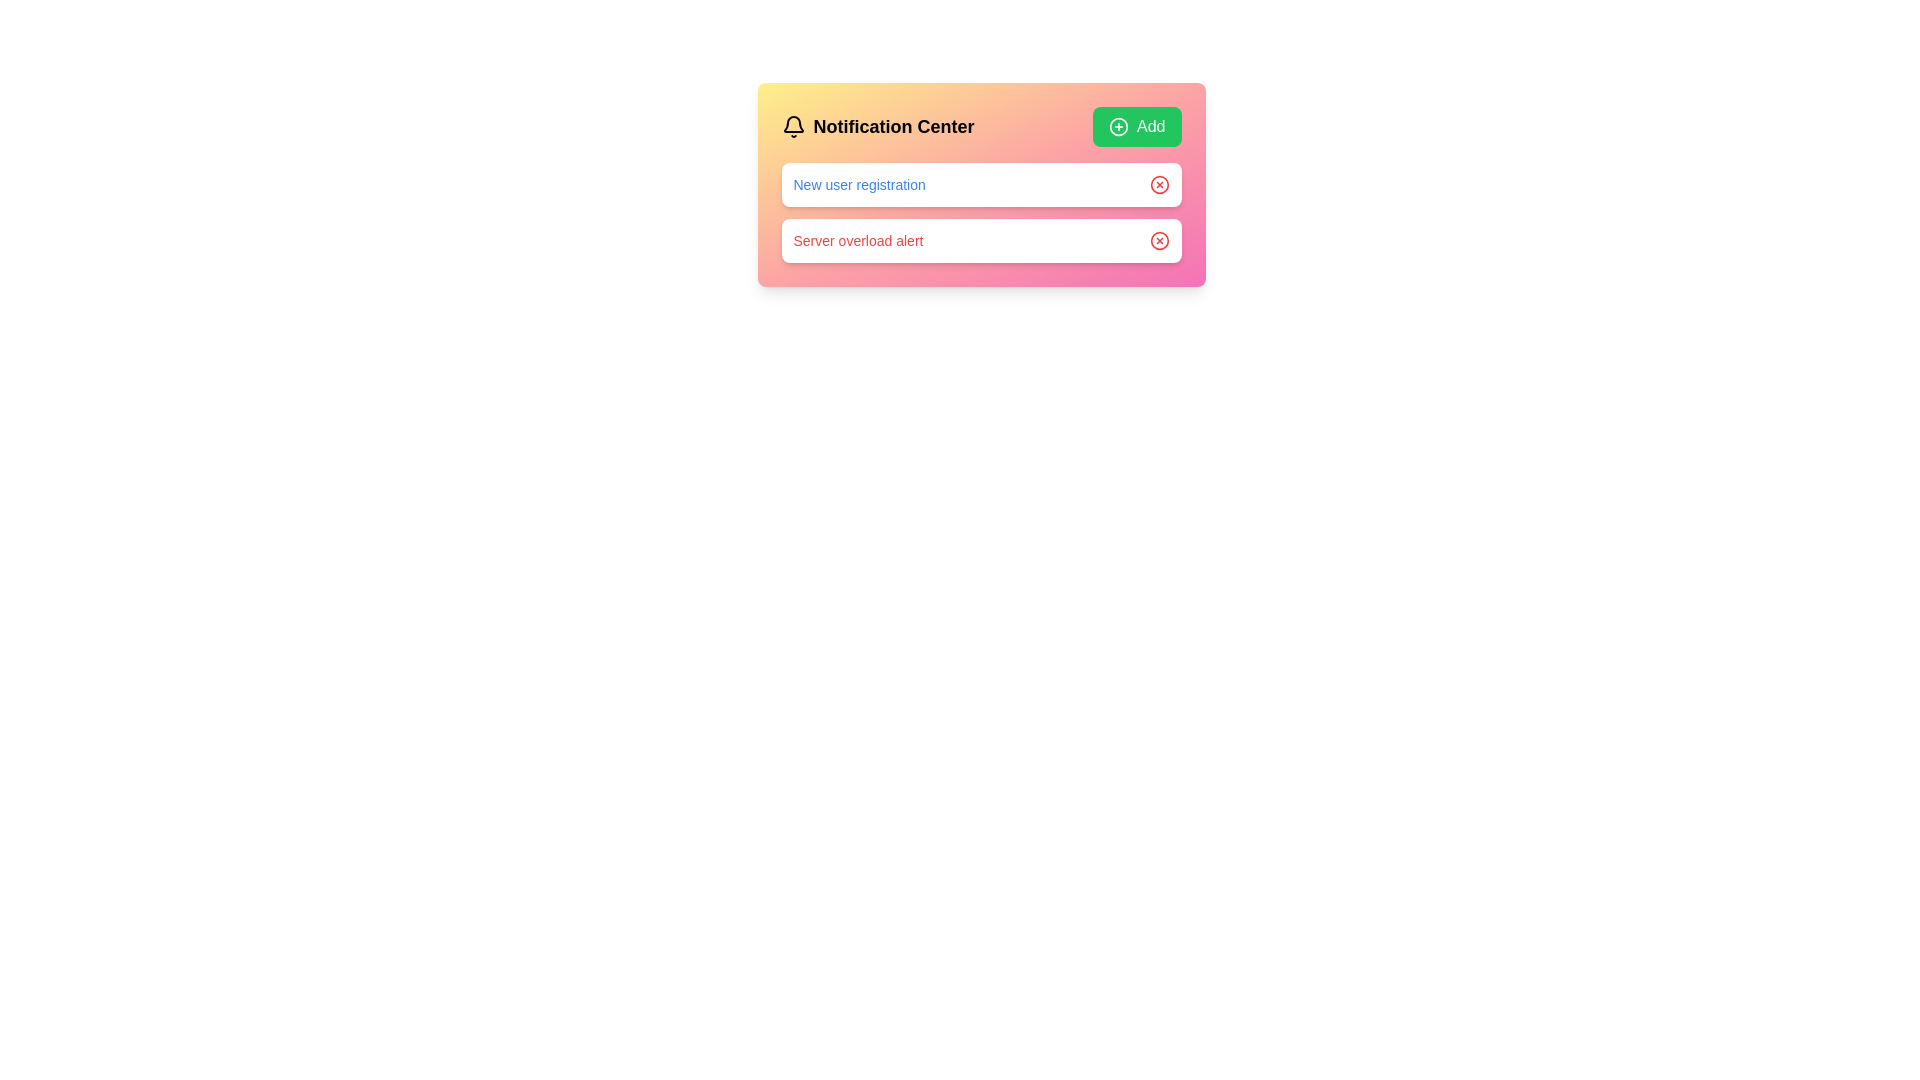 The width and height of the screenshot is (1920, 1080). Describe the element at coordinates (981, 212) in the screenshot. I see `the List of notification items with dismiss buttons in the Notification Center to scroll through notifications` at that location.